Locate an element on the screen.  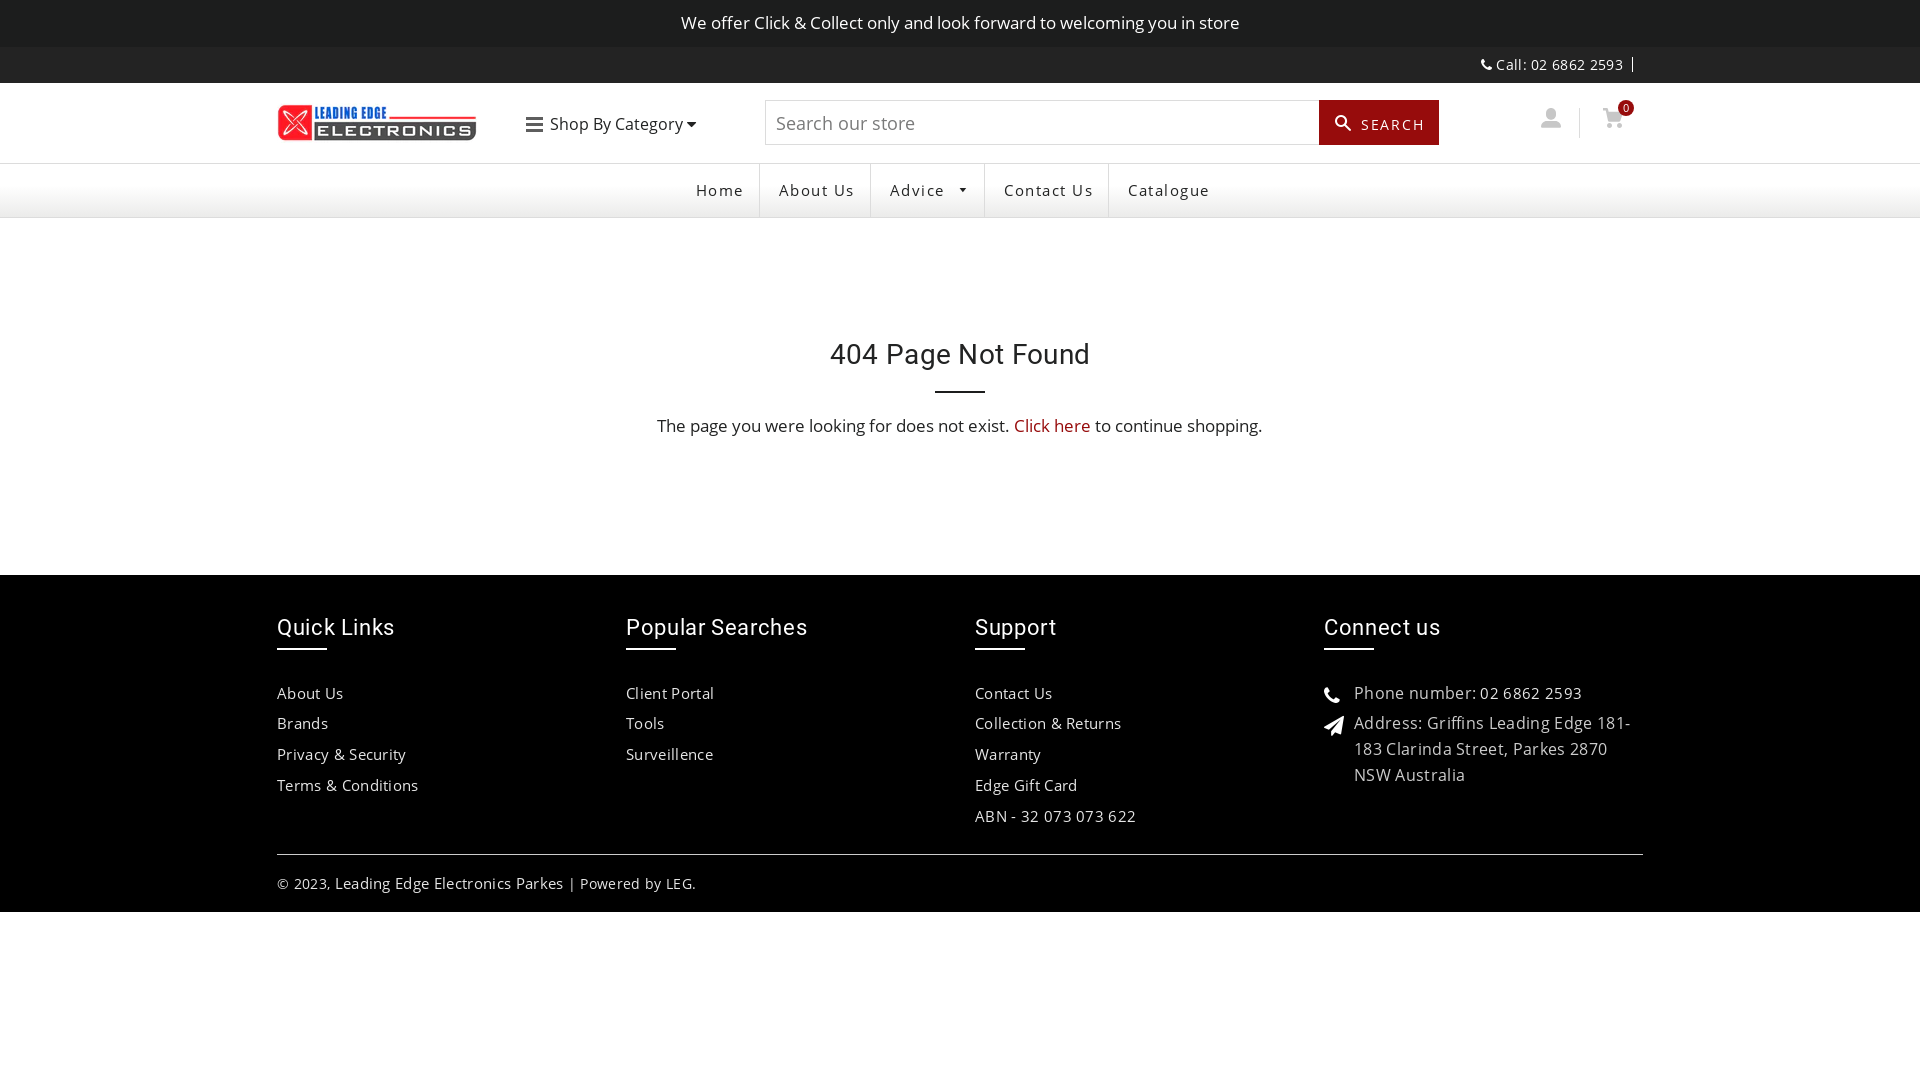
'SEARCH' is located at coordinates (1319, 122).